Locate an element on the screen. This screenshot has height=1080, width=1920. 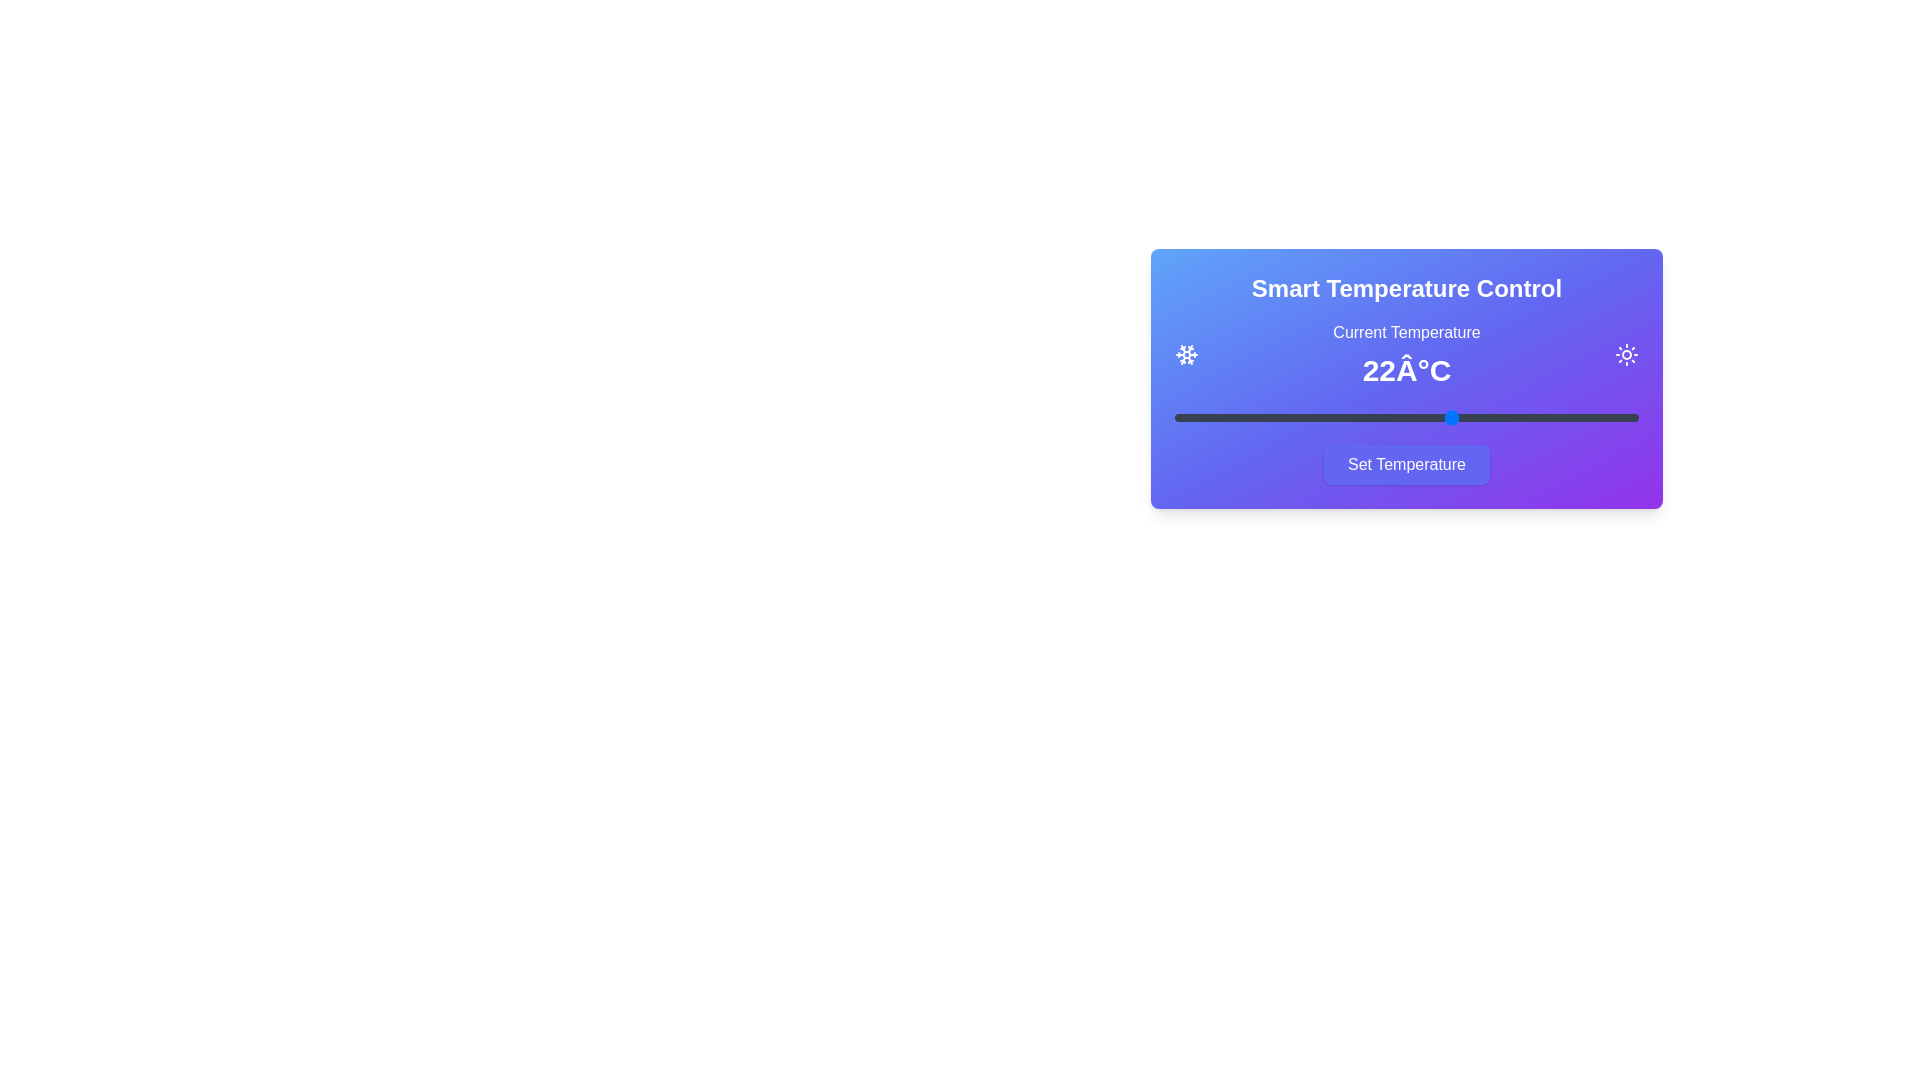
the Text Display element that shows the current temperature, which prominently displays '22Â°C' and is located within the 'Smart Temperature Control' card is located at coordinates (1405, 353).